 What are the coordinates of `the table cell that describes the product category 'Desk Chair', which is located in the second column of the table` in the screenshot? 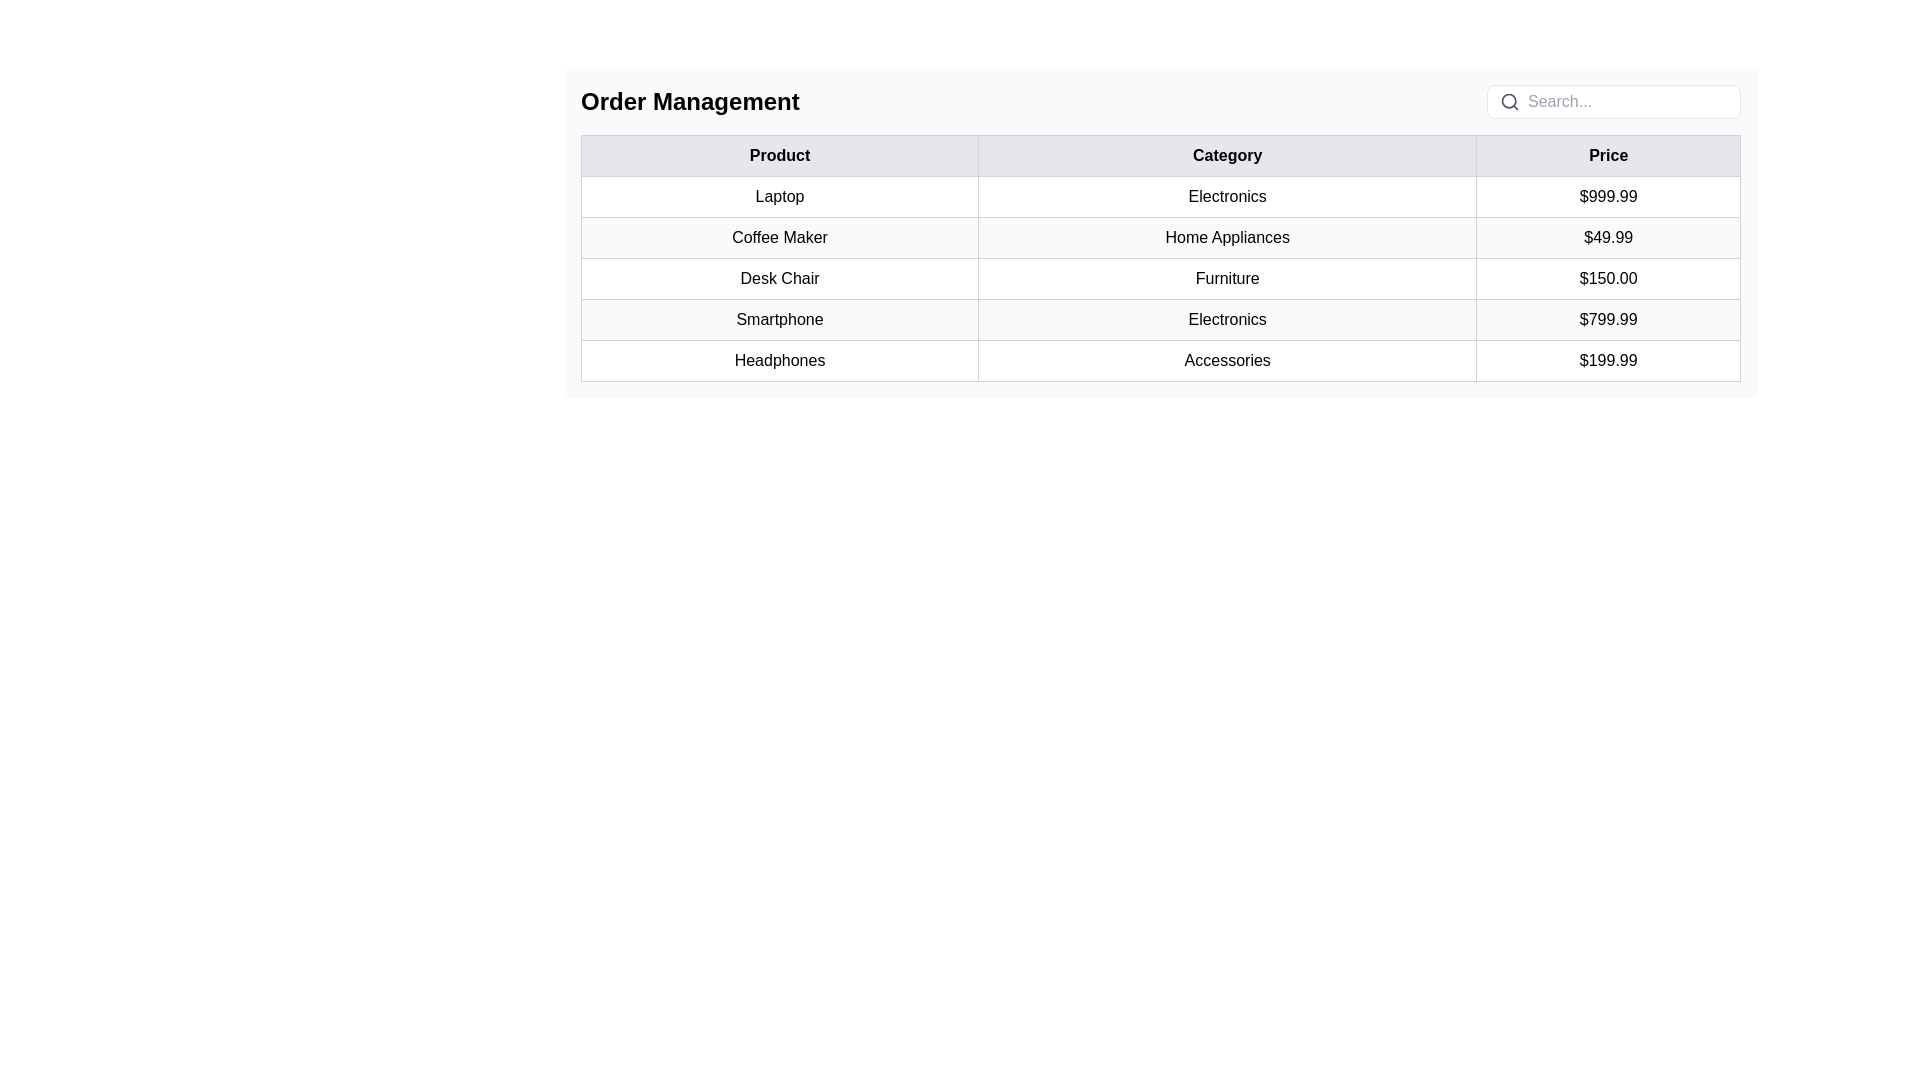 It's located at (1226, 278).